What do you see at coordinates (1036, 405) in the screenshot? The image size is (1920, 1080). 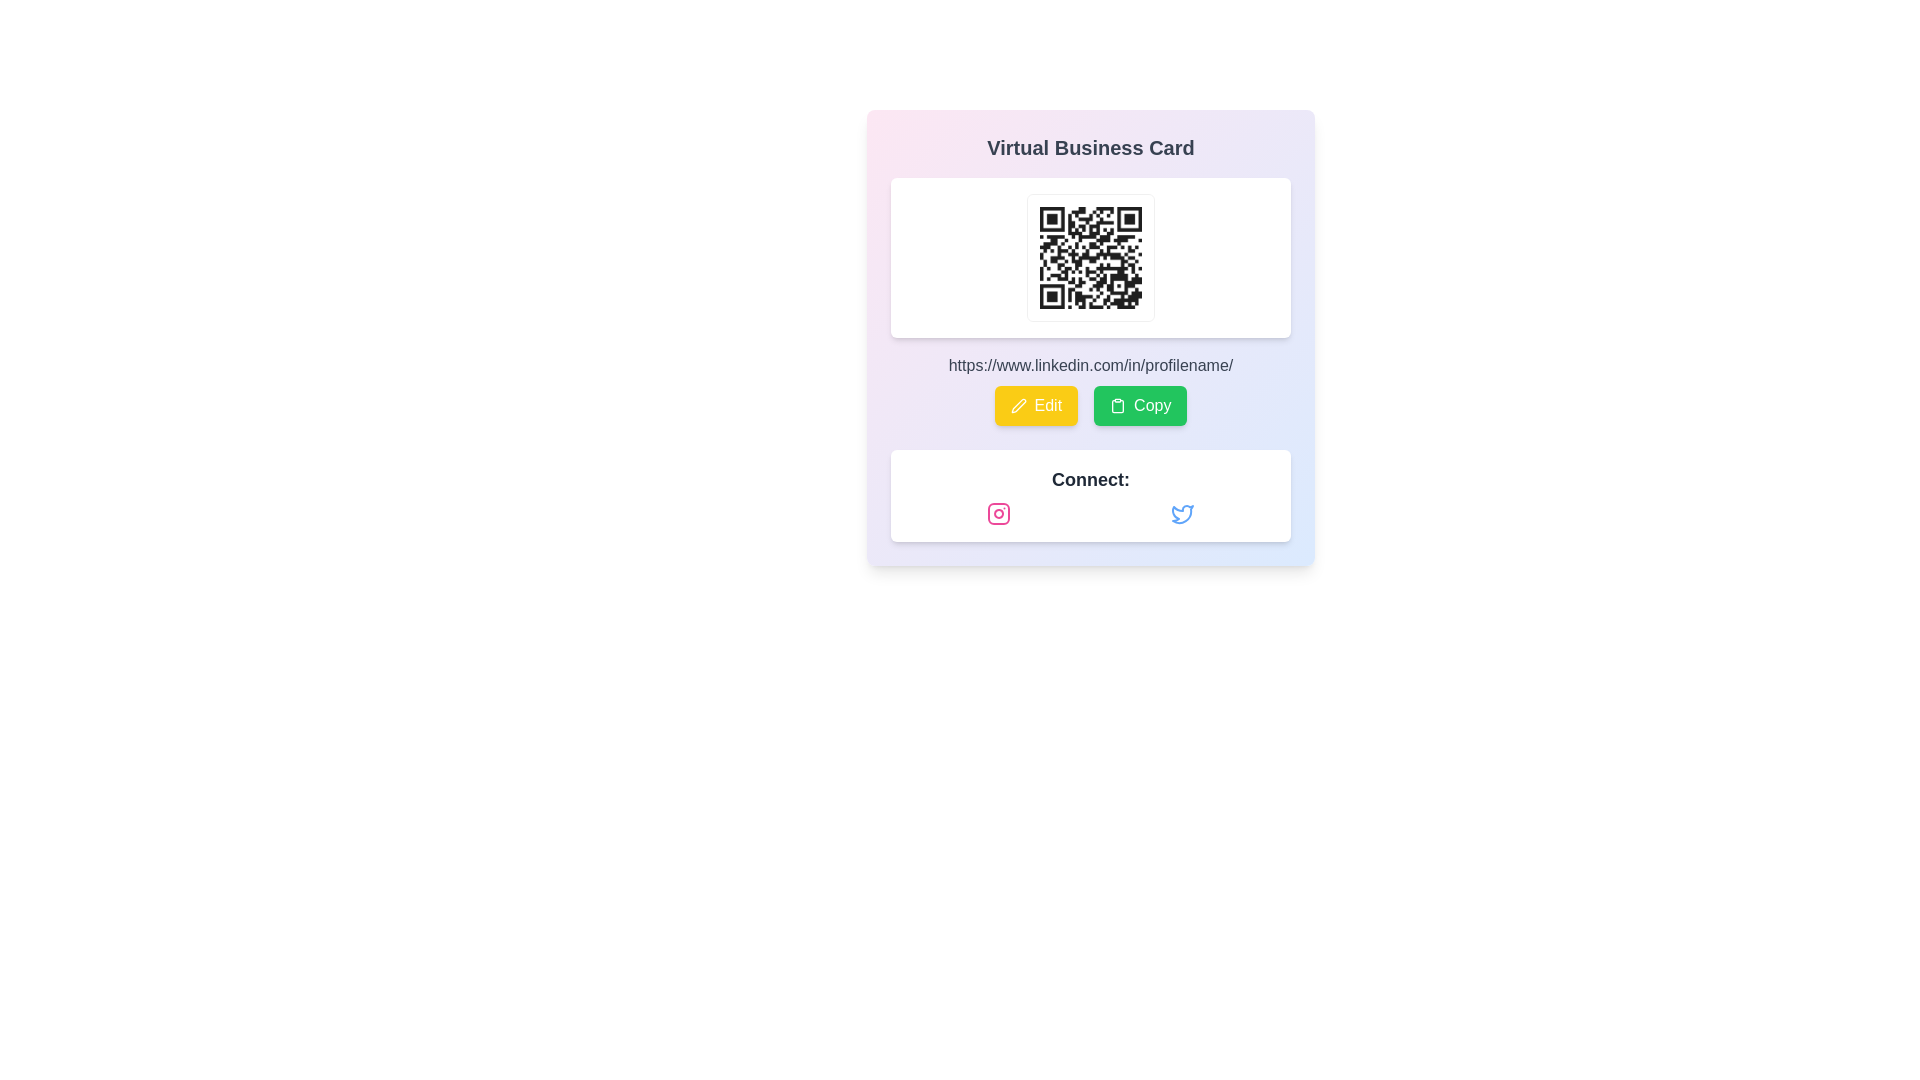 I see `the first button located below the QR code and URL text` at bounding box center [1036, 405].